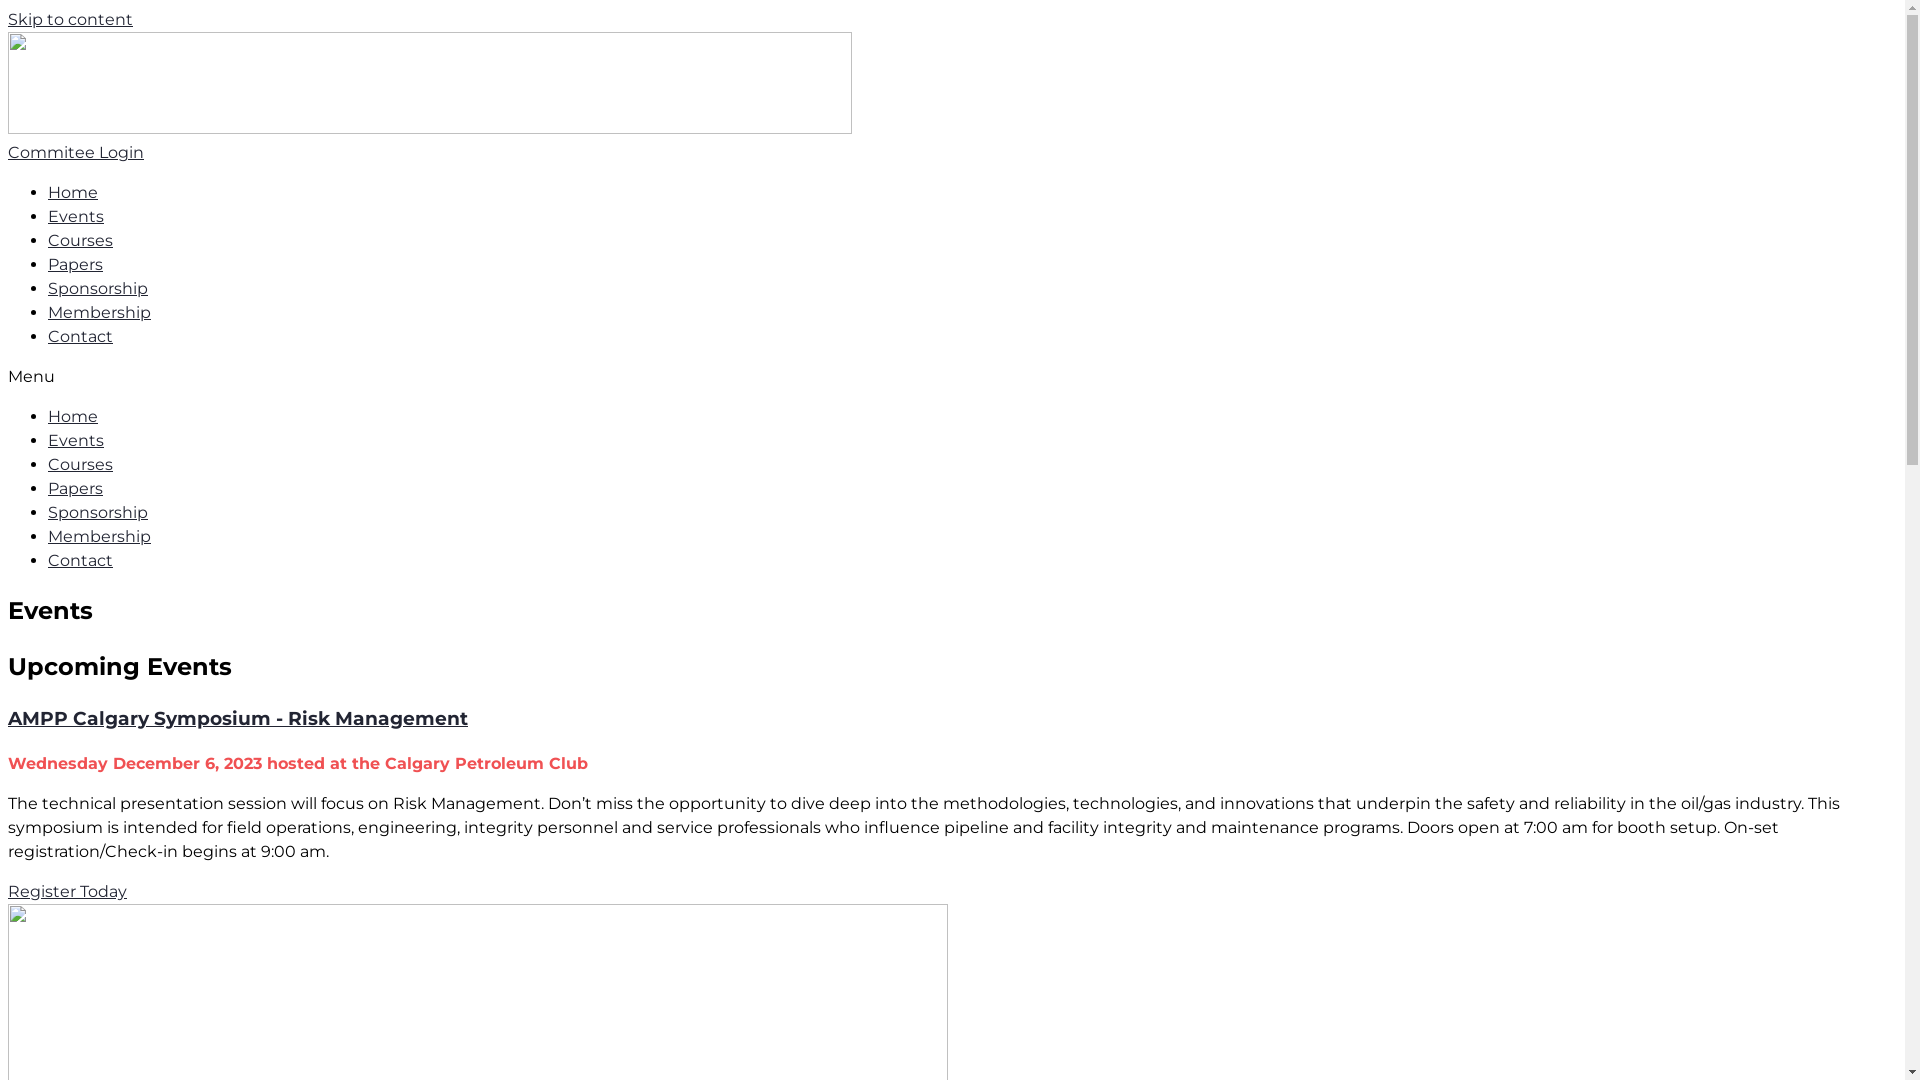 This screenshot has height=1080, width=1920. What do you see at coordinates (8, 890) in the screenshot?
I see `'Register Today'` at bounding box center [8, 890].